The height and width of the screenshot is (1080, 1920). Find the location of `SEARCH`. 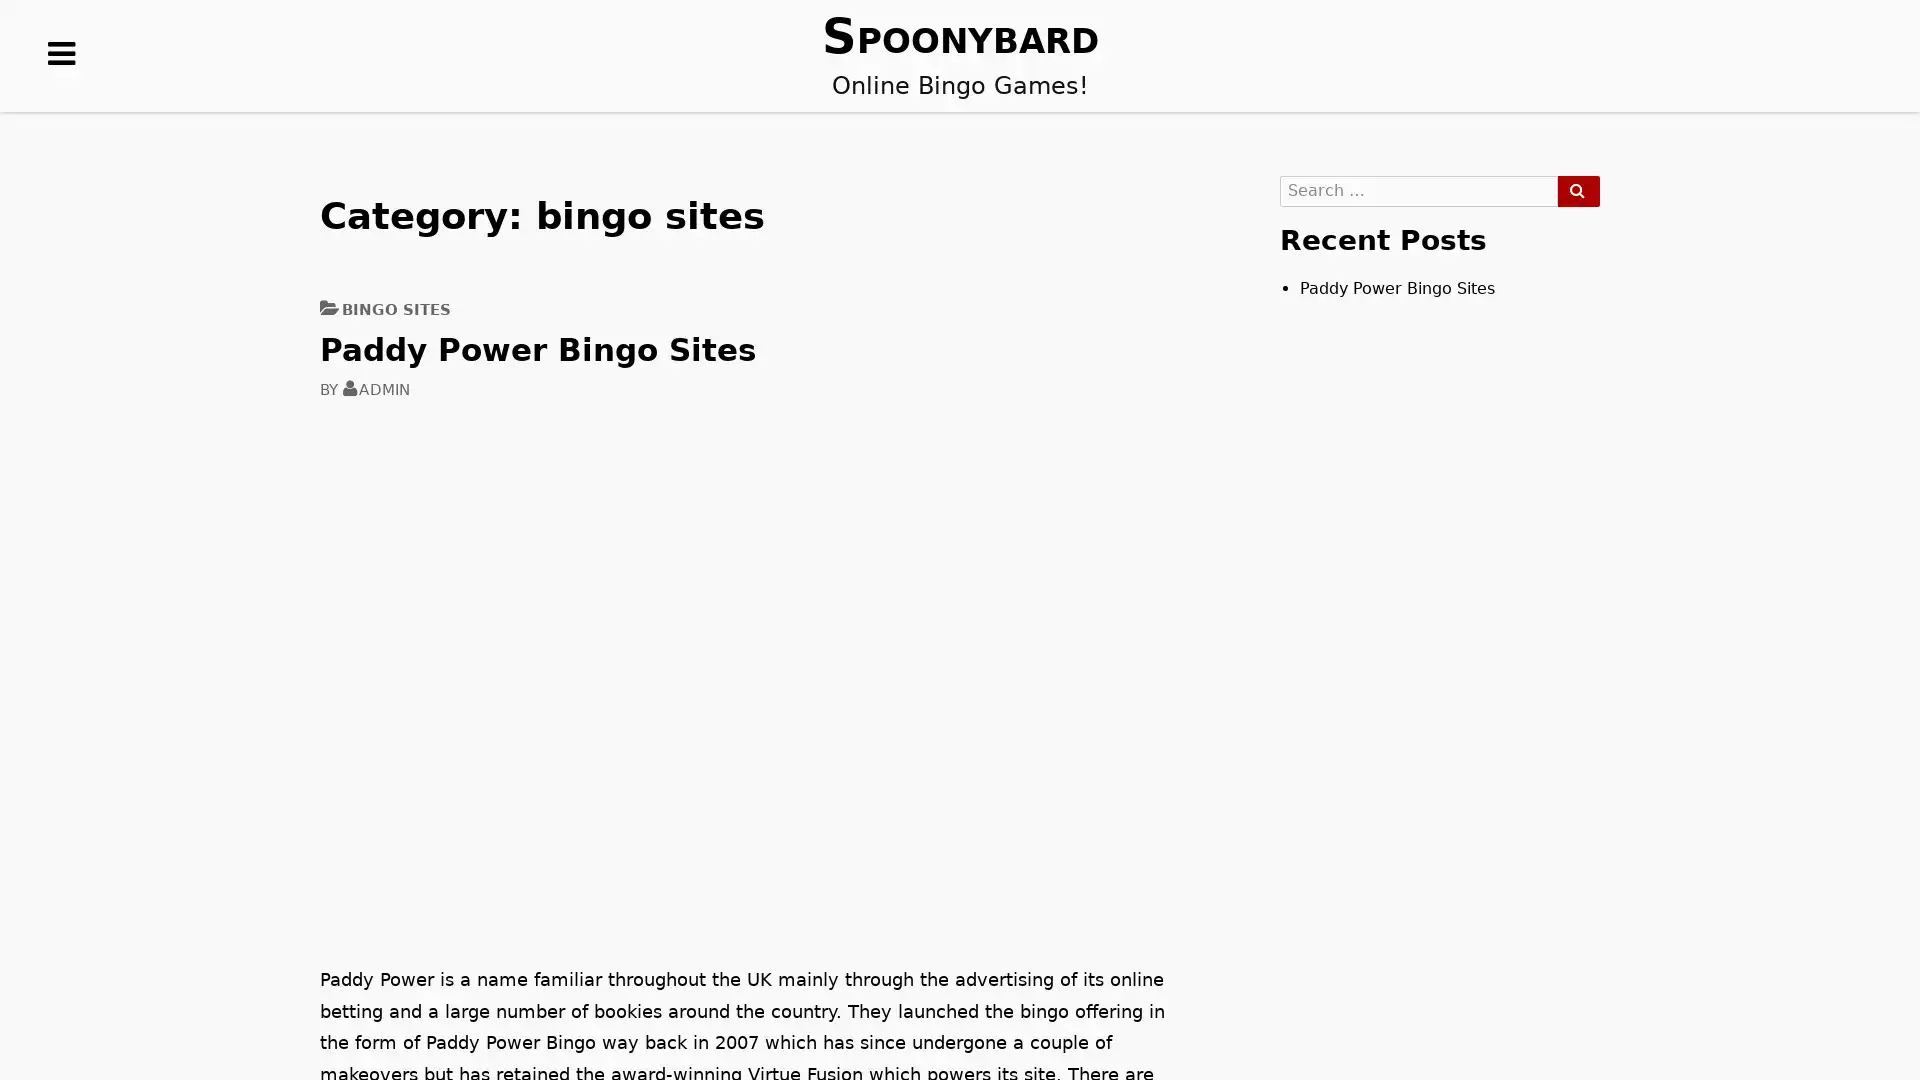

SEARCH is located at coordinates (1577, 191).